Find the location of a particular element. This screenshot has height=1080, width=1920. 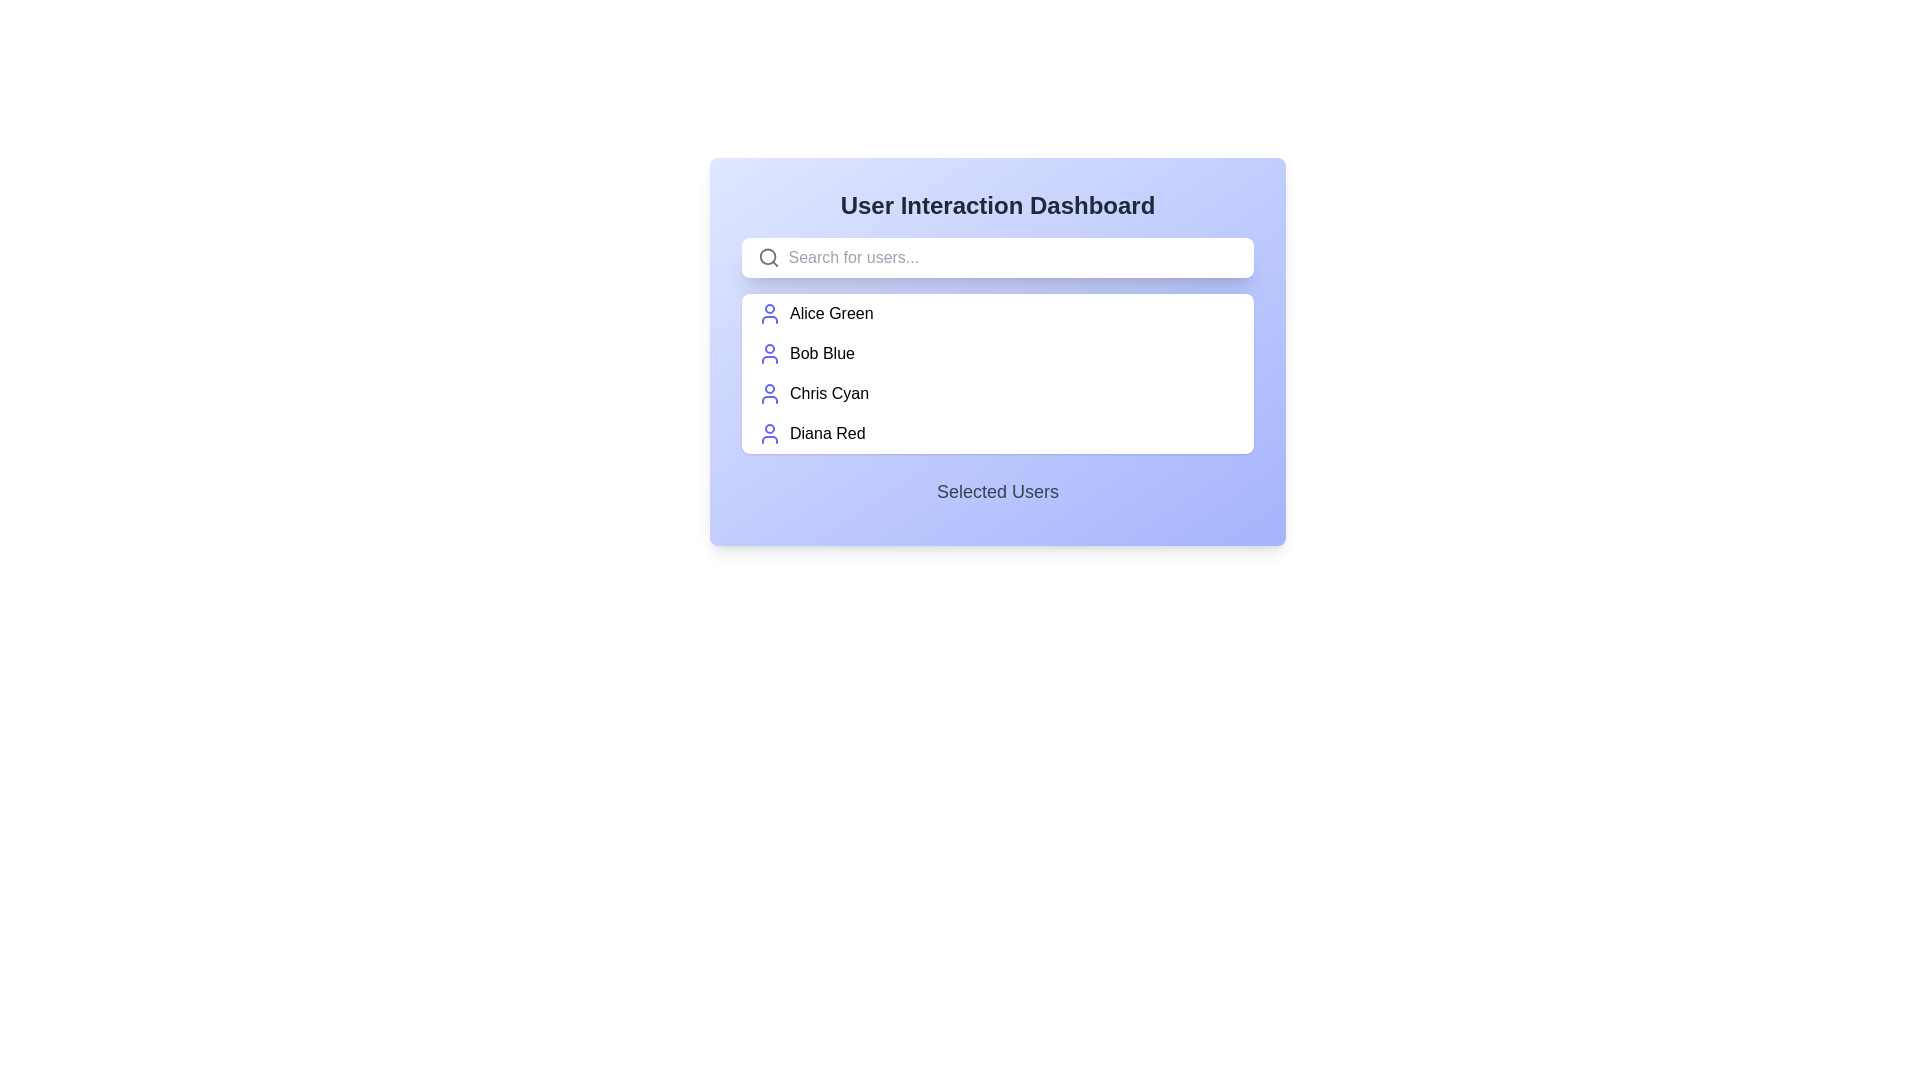

the User Icon representing 'Alice Green', which is a modern, blue-colored icon with a circular head and rounded rectangular body, located to the left of the text label is located at coordinates (768, 313).